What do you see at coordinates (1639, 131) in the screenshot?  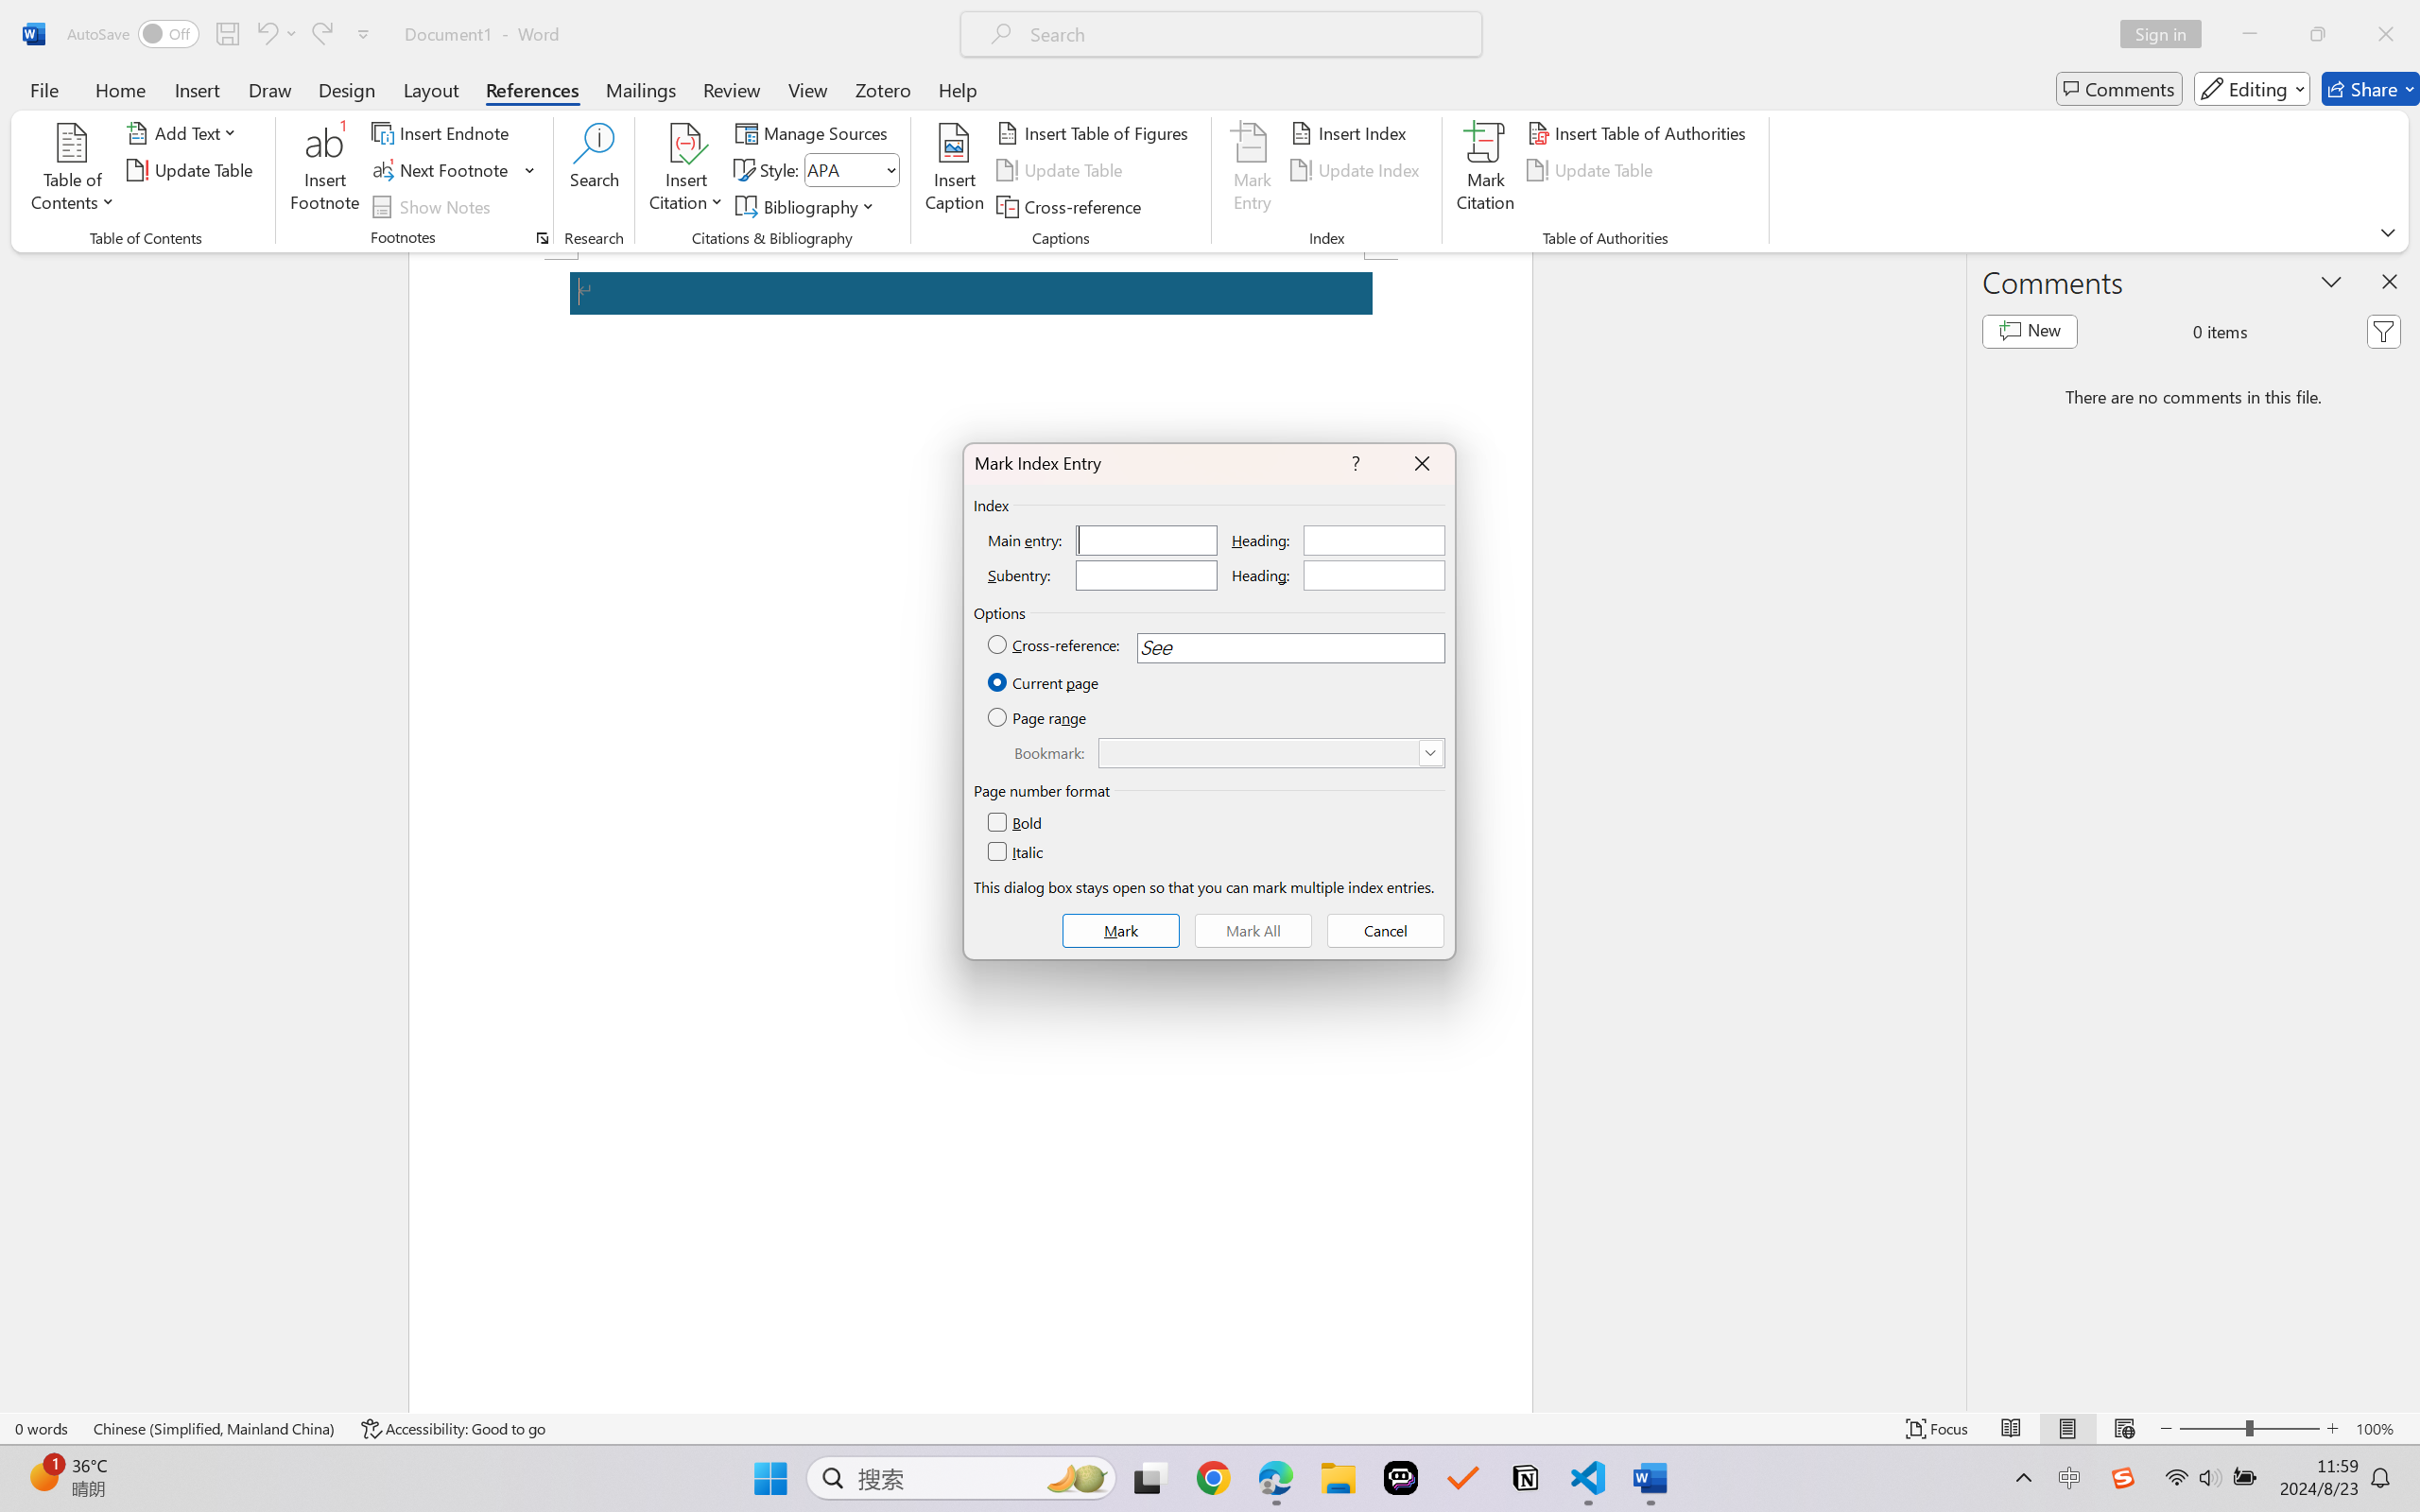 I see `'Insert Table of Authorities...'` at bounding box center [1639, 131].